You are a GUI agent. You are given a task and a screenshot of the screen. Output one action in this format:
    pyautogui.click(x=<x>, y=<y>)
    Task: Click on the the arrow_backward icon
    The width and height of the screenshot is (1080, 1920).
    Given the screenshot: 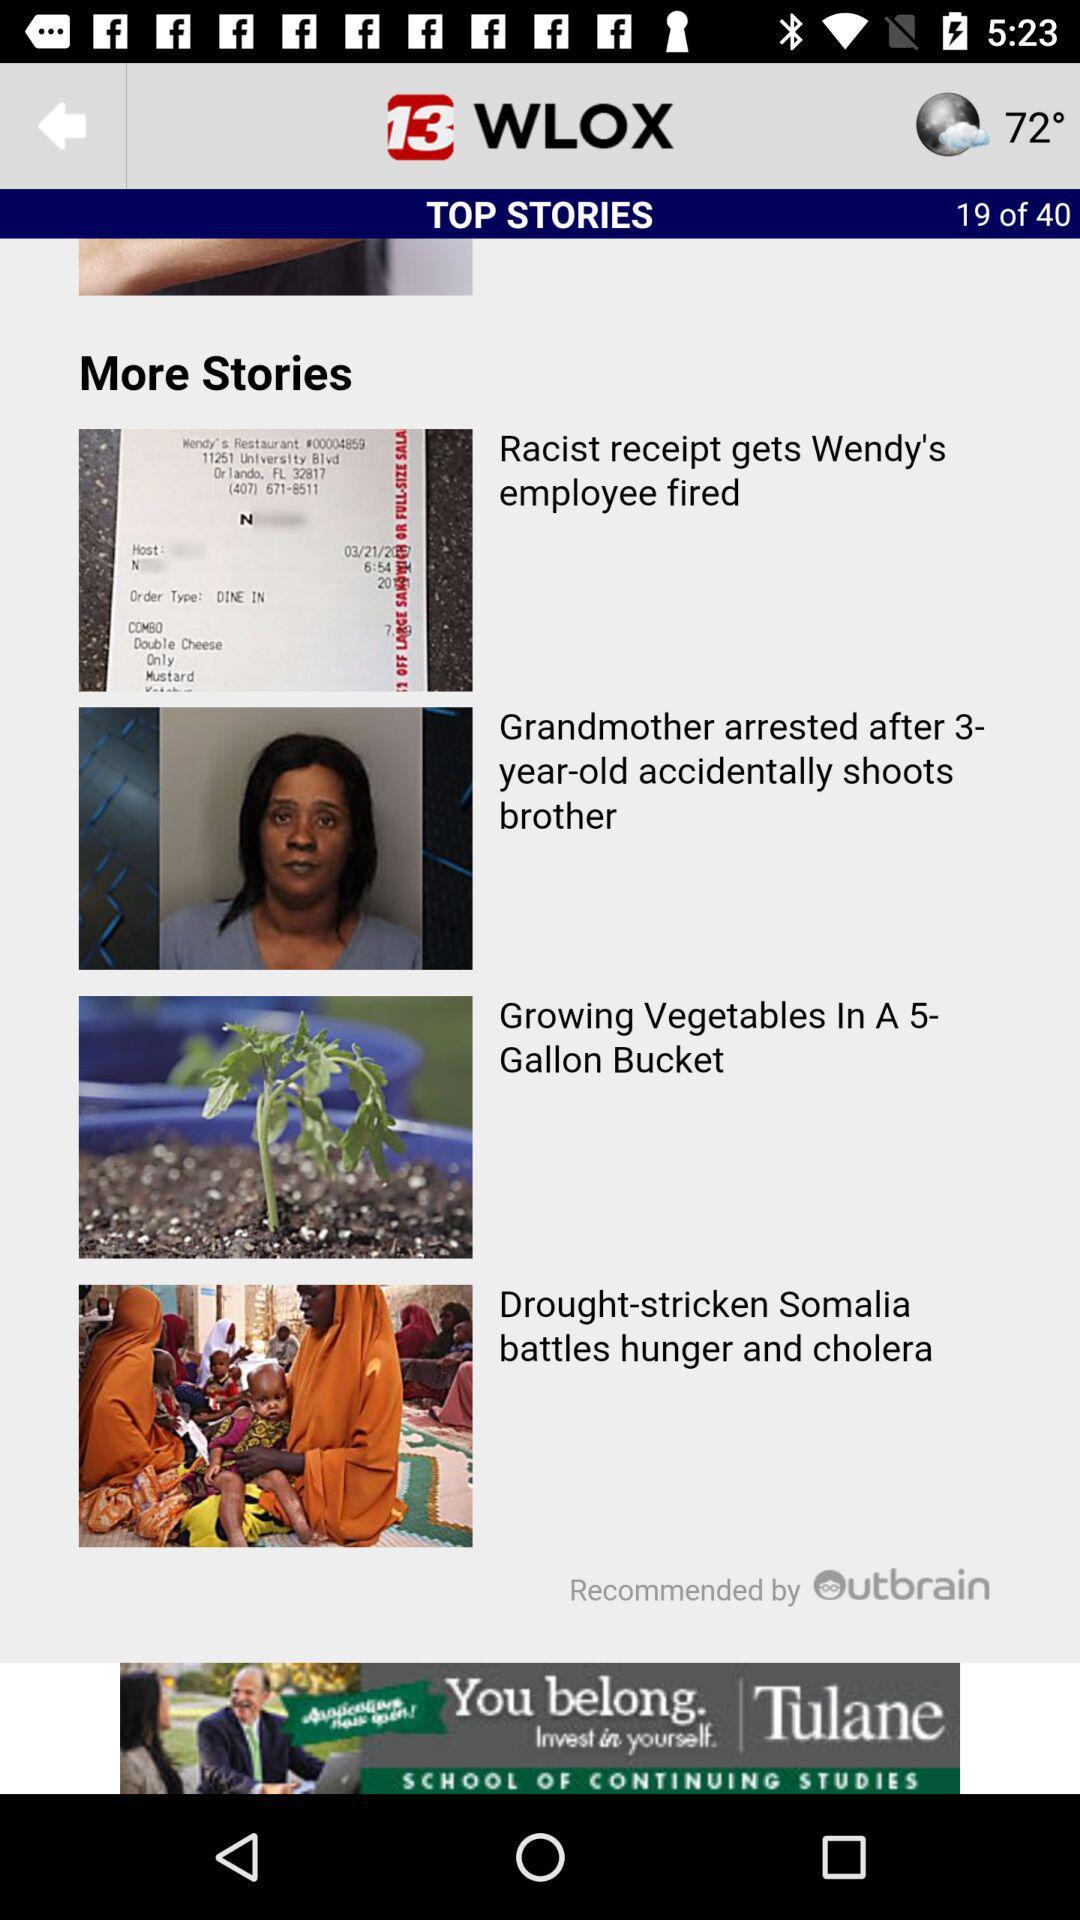 What is the action you would take?
    pyautogui.click(x=61, y=124)
    